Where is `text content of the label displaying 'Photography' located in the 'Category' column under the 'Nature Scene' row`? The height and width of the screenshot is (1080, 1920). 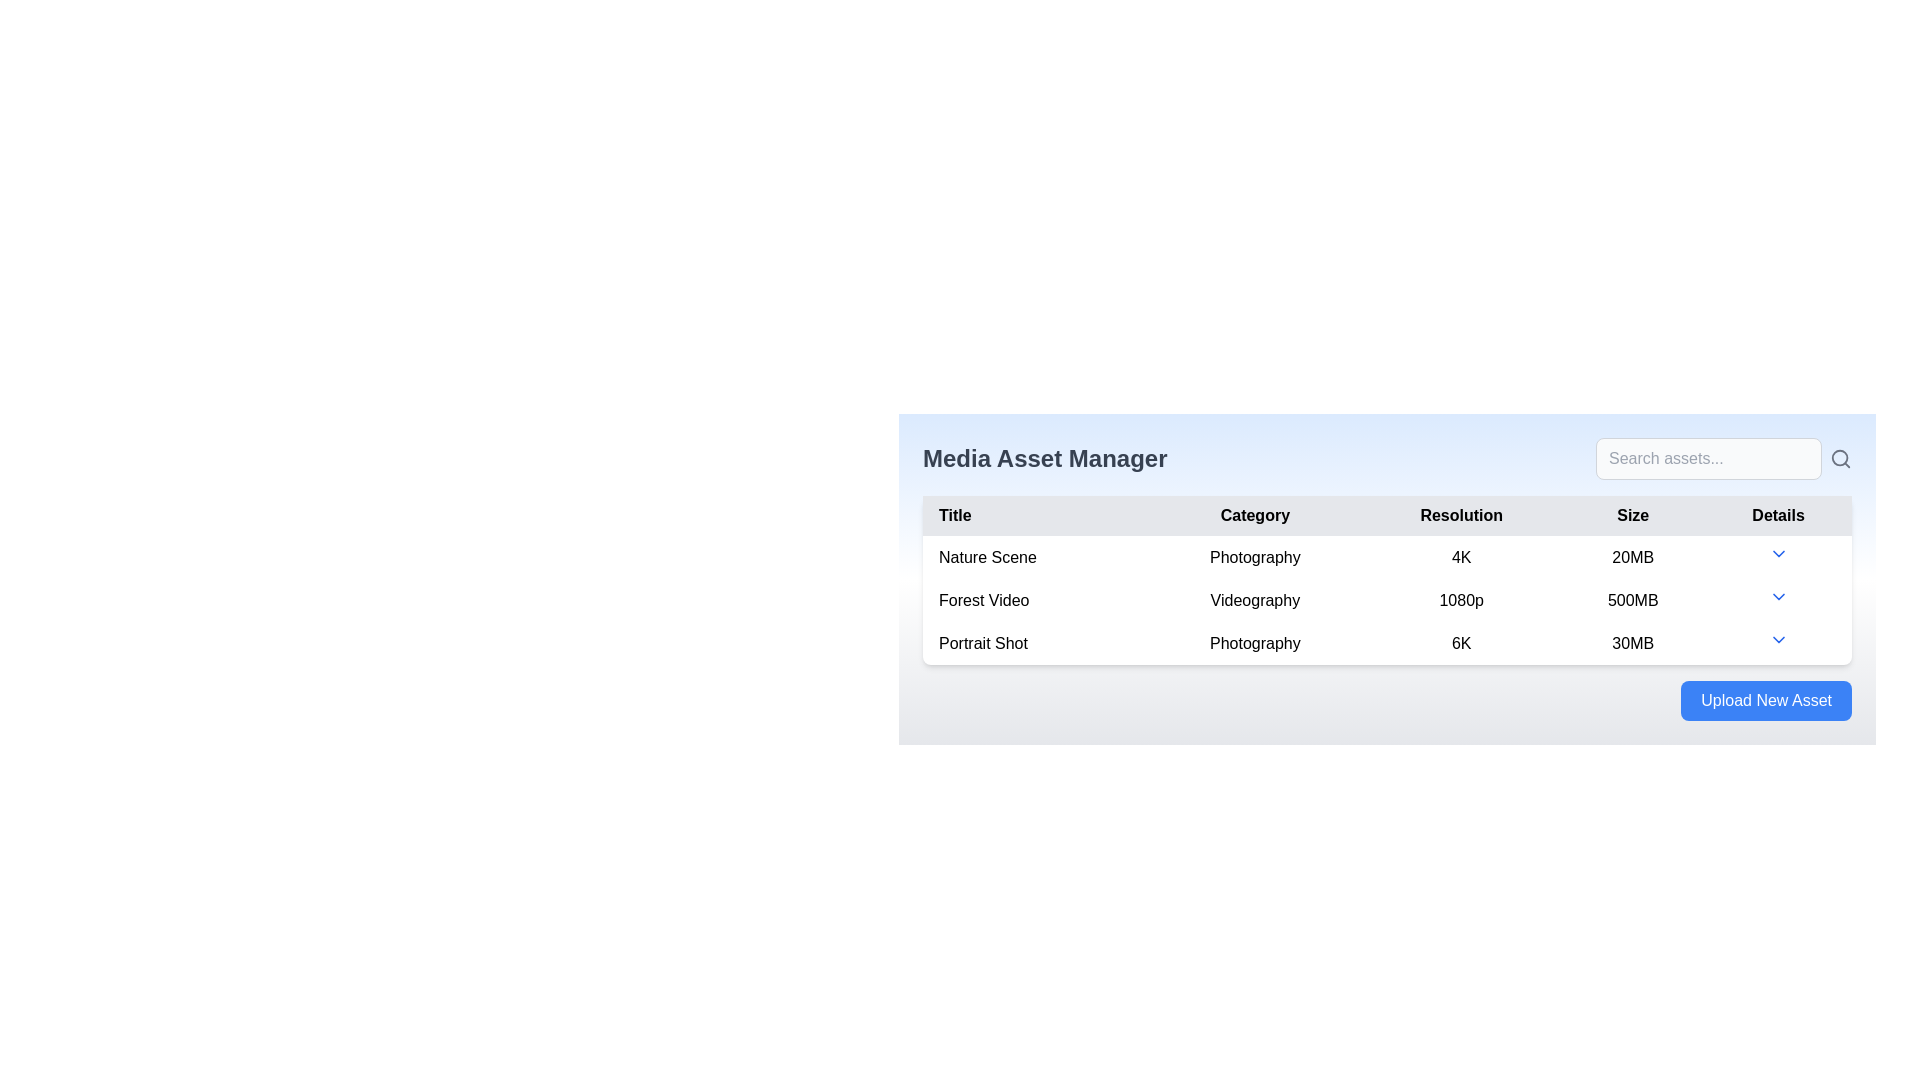 text content of the label displaying 'Photography' located in the 'Category' column under the 'Nature Scene' row is located at coordinates (1254, 557).